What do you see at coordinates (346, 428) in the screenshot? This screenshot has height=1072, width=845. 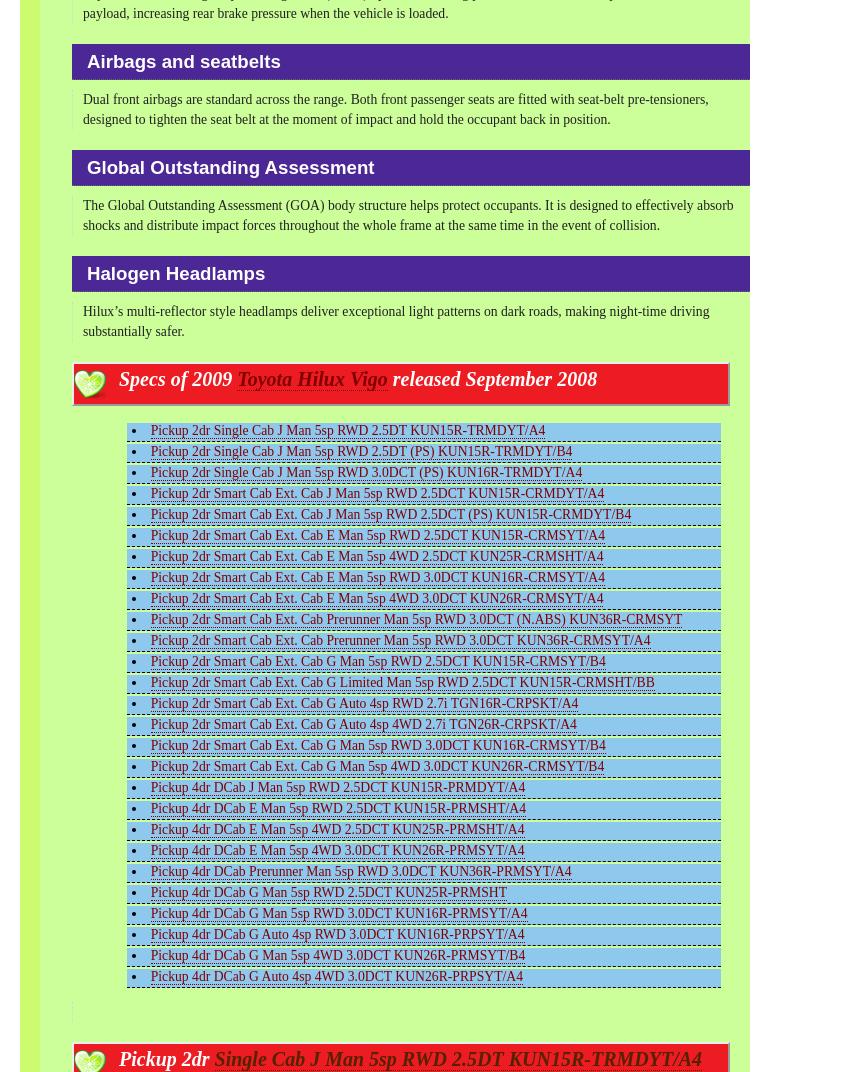 I see `'Pickup 2dr Single Cab J Man 5sp RWD 2.5DT KUN15R-TRMDYT/A4'` at bounding box center [346, 428].